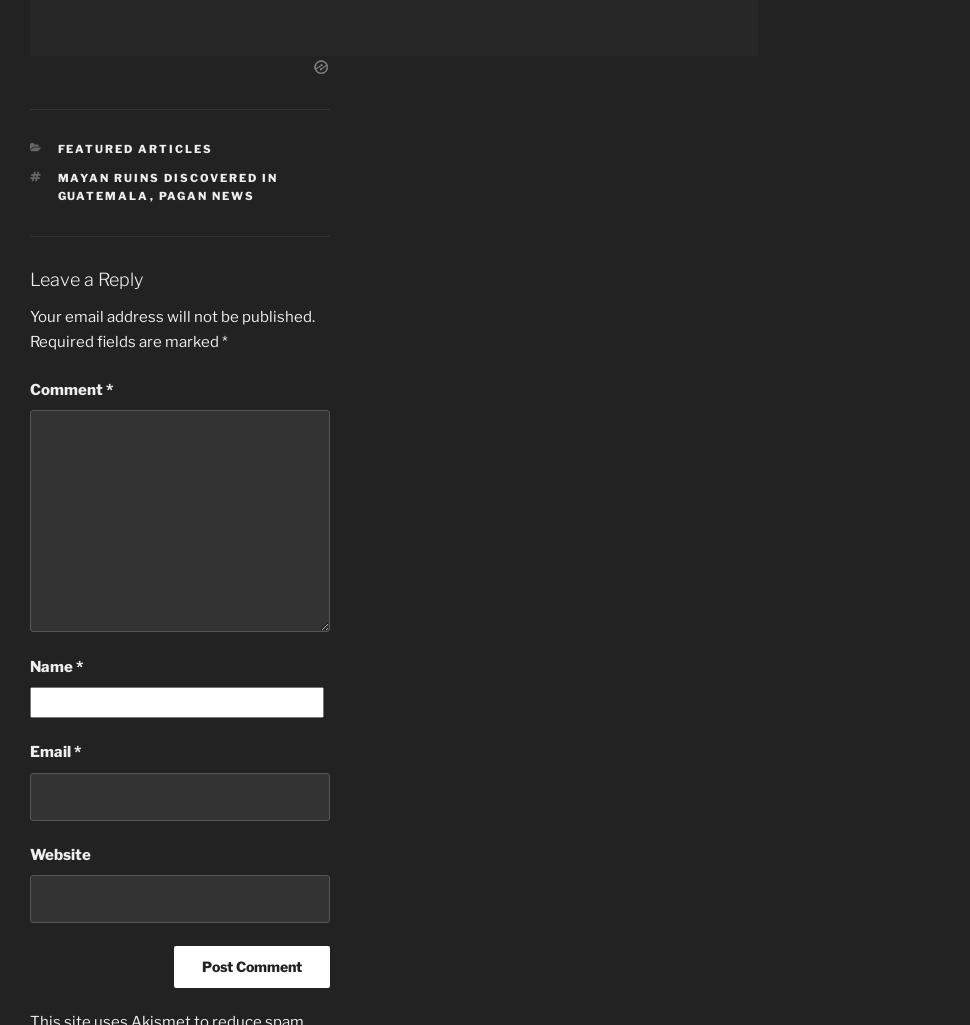 The image size is (970, 1025). I want to click on 'Required fields are marked', so click(126, 341).